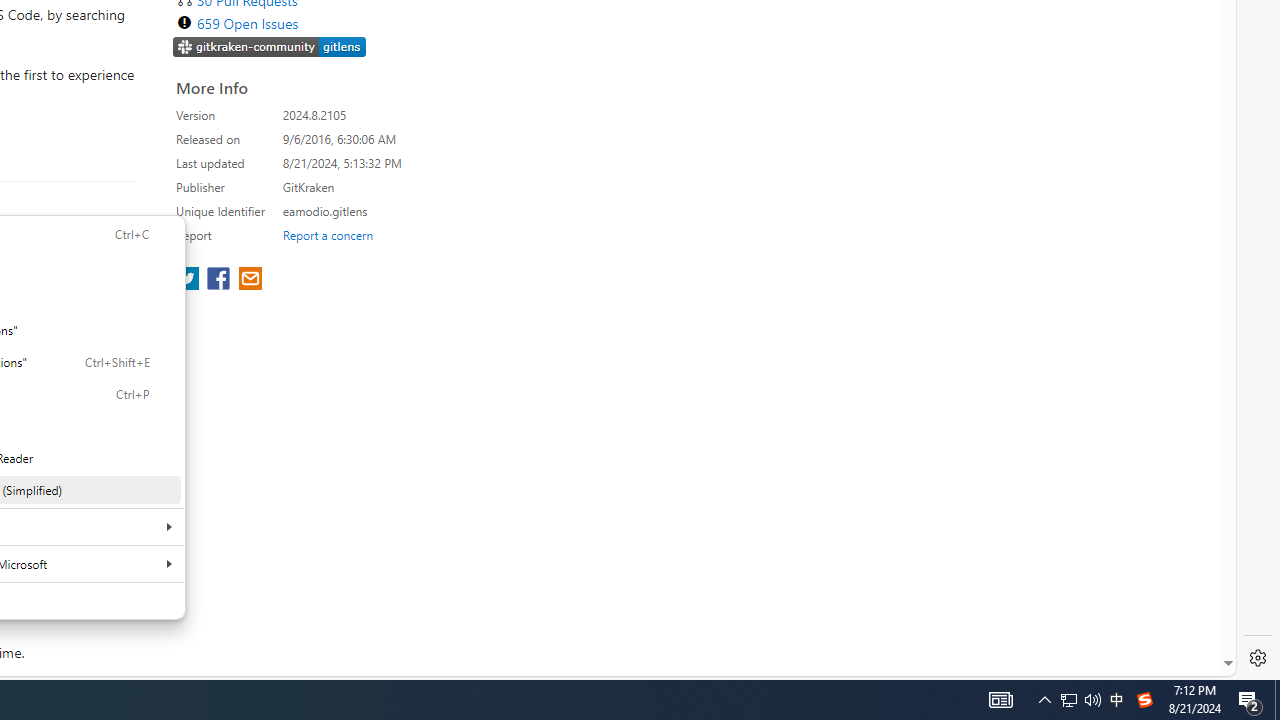 This screenshot has width=1280, height=720. Describe the element at coordinates (327, 234) in the screenshot. I see `'Report a concern'` at that location.